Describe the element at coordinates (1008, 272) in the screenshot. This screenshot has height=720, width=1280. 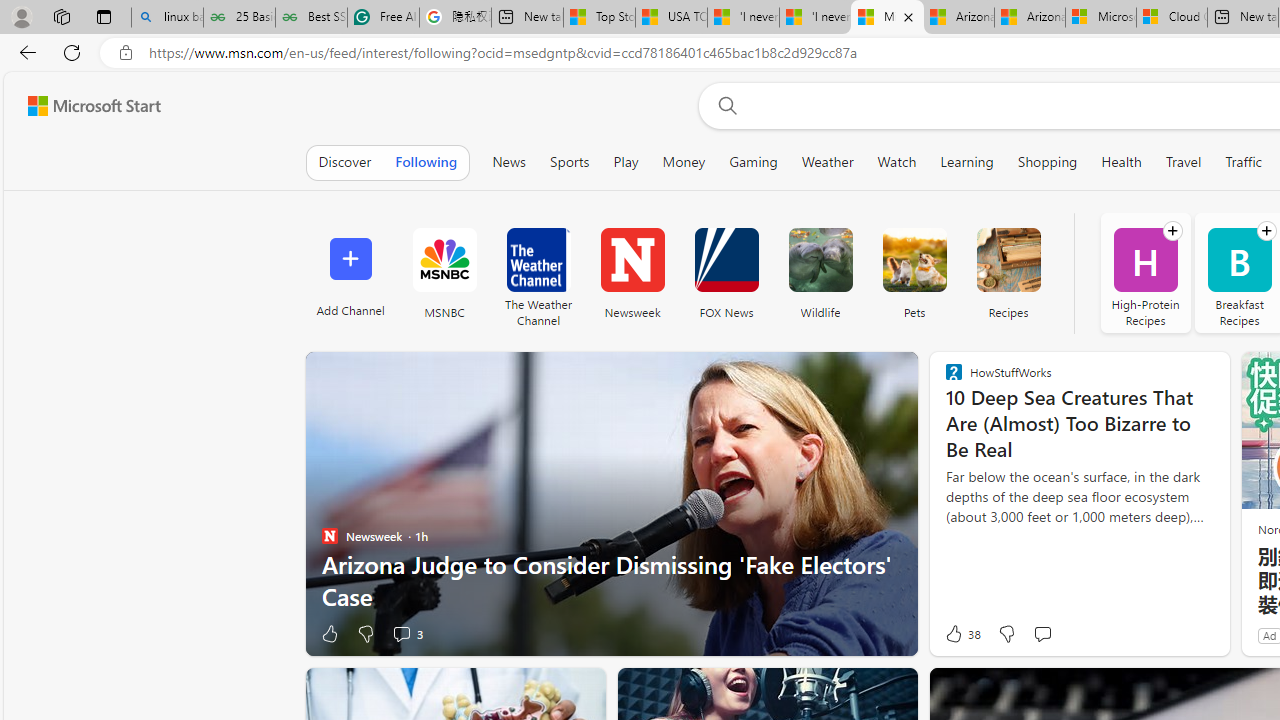
I see `'Recipes'` at that location.